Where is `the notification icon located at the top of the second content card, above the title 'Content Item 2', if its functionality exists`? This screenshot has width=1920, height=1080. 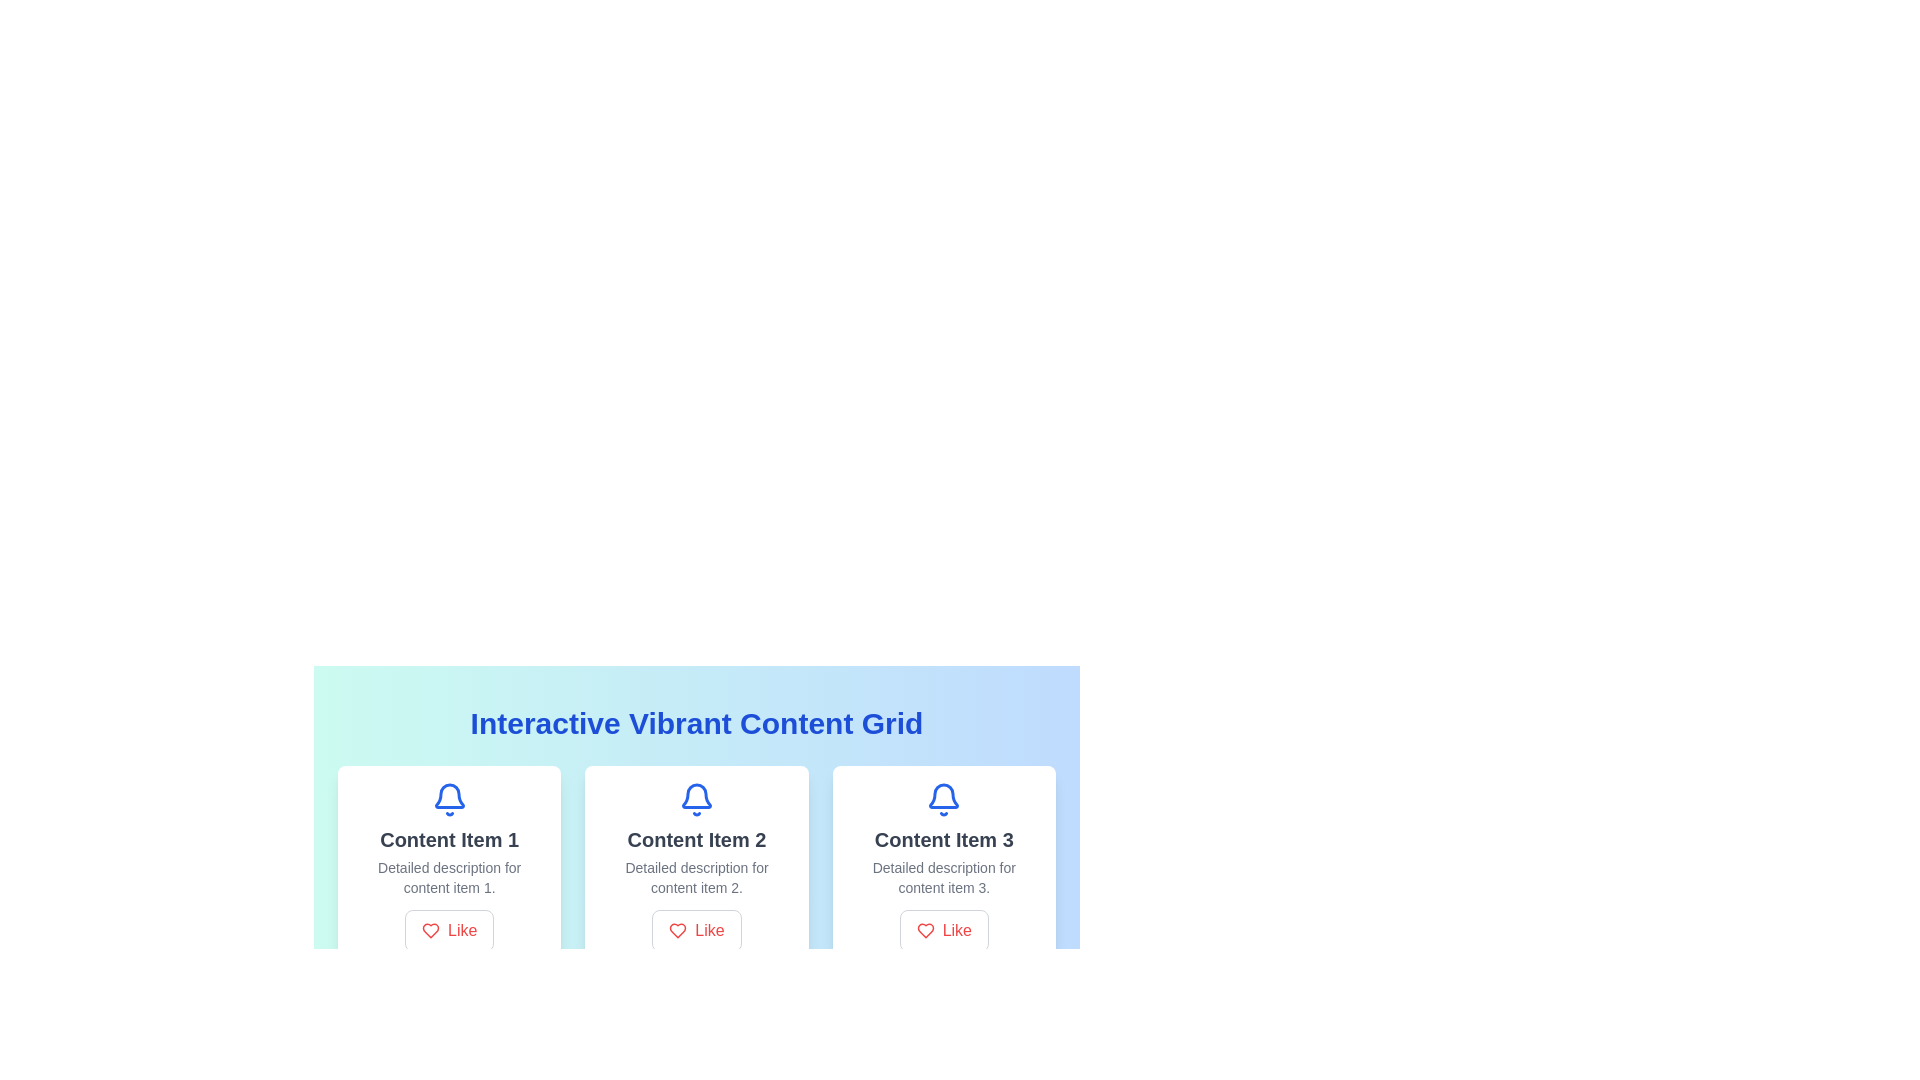
the notification icon located at the top of the second content card, above the title 'Content Item 2', if its functionality exists is located at coordinates (696, 795).